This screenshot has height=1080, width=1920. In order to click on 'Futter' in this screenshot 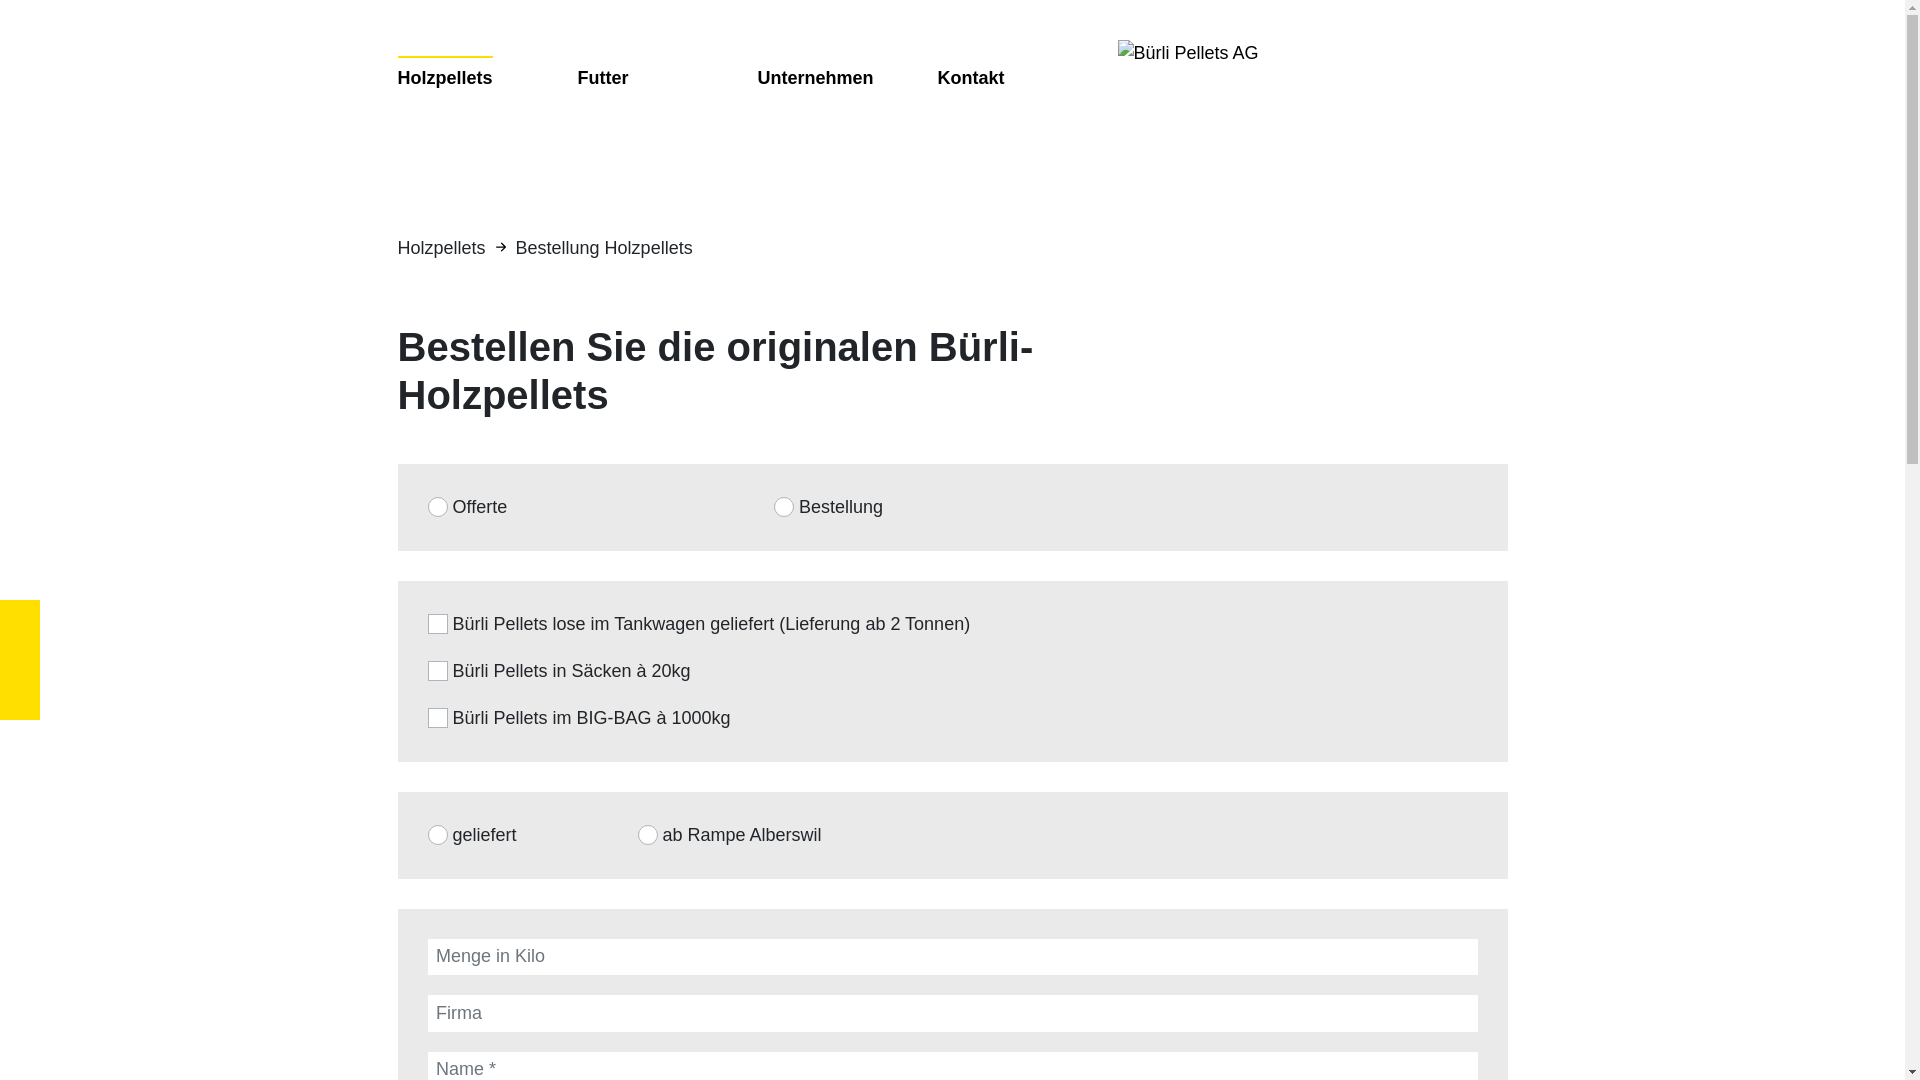, I will do `click(602, 76)`.